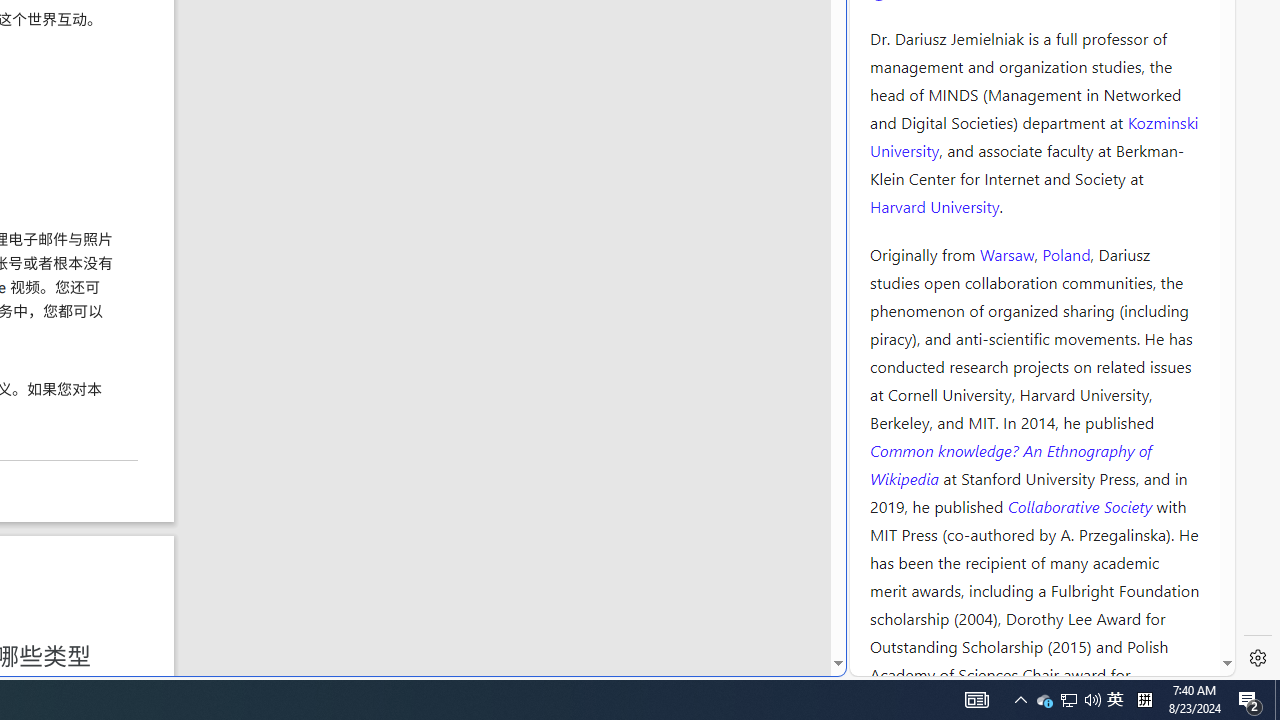 Image resolution: width=1280 pixels, height=720 pixels. I want to click on 'Kozminski University', so click(1034, 135).